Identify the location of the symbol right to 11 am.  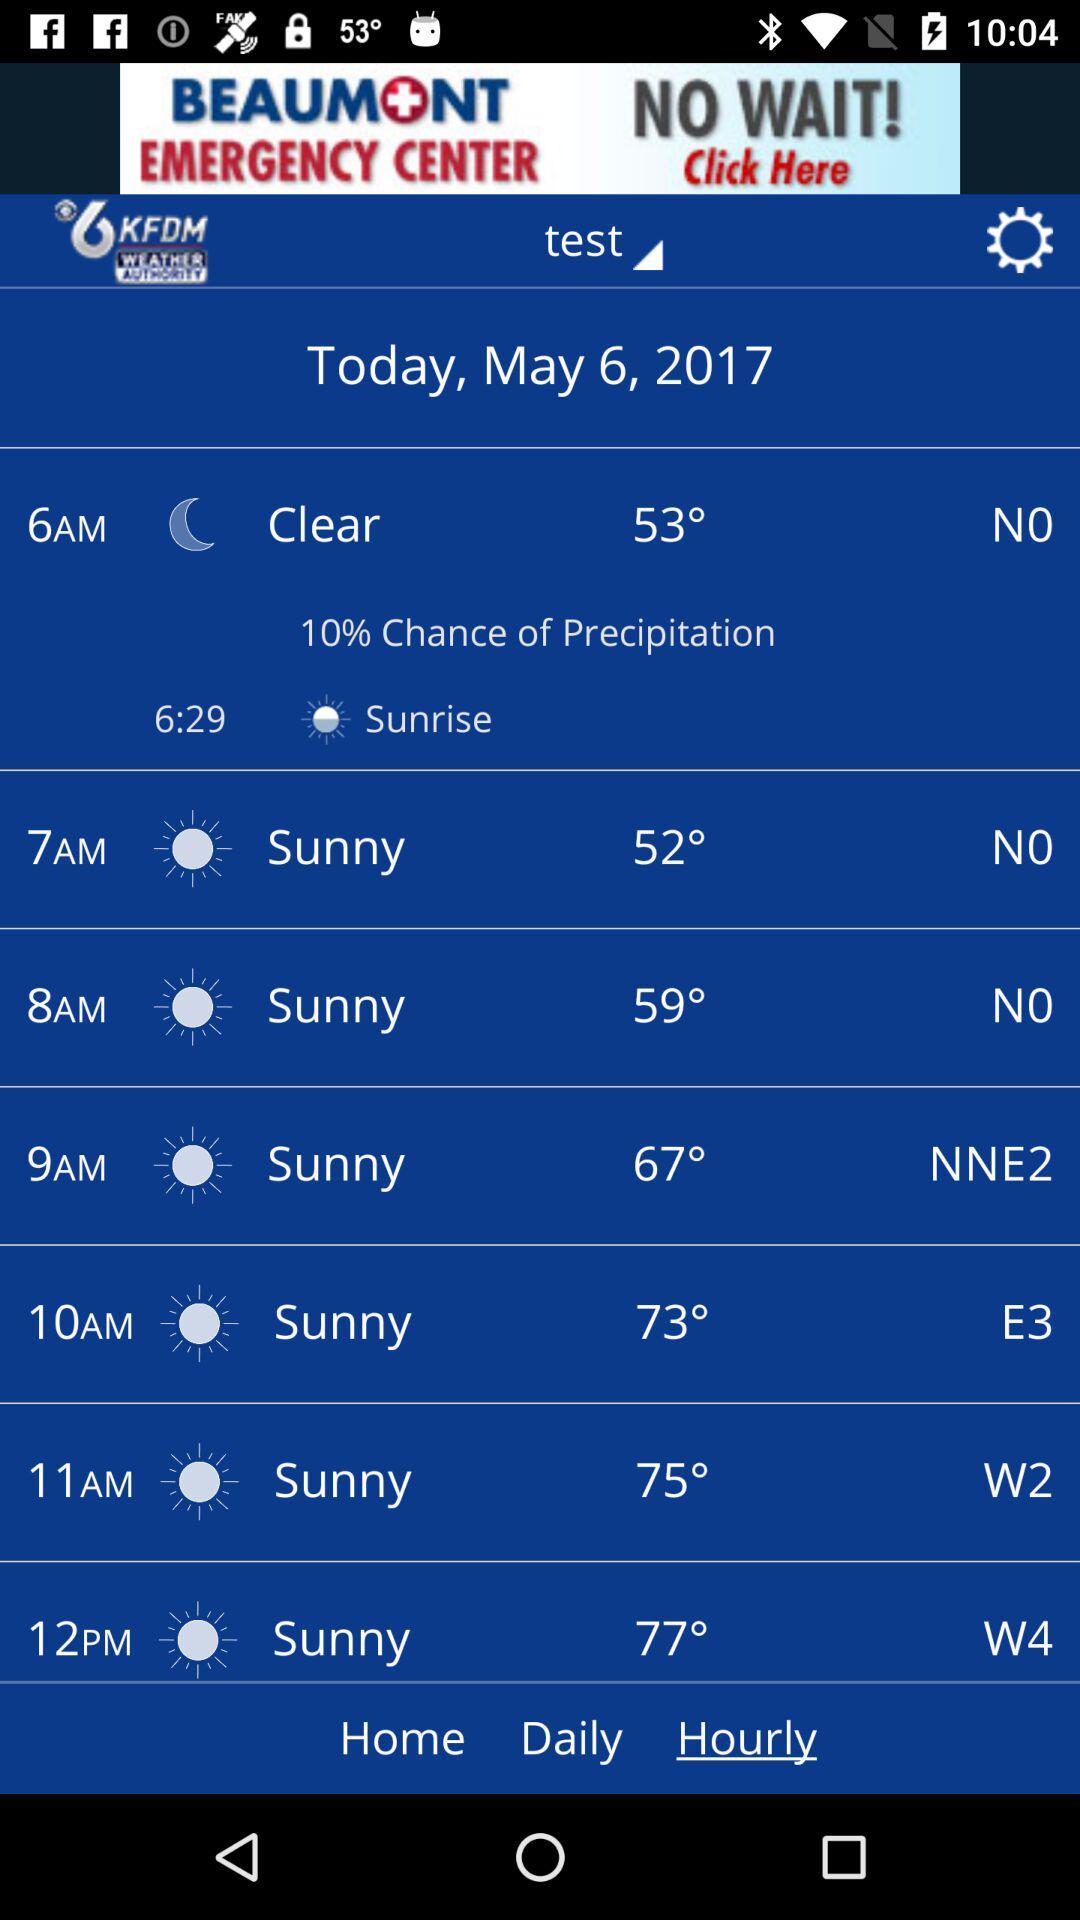
(200, 1481).